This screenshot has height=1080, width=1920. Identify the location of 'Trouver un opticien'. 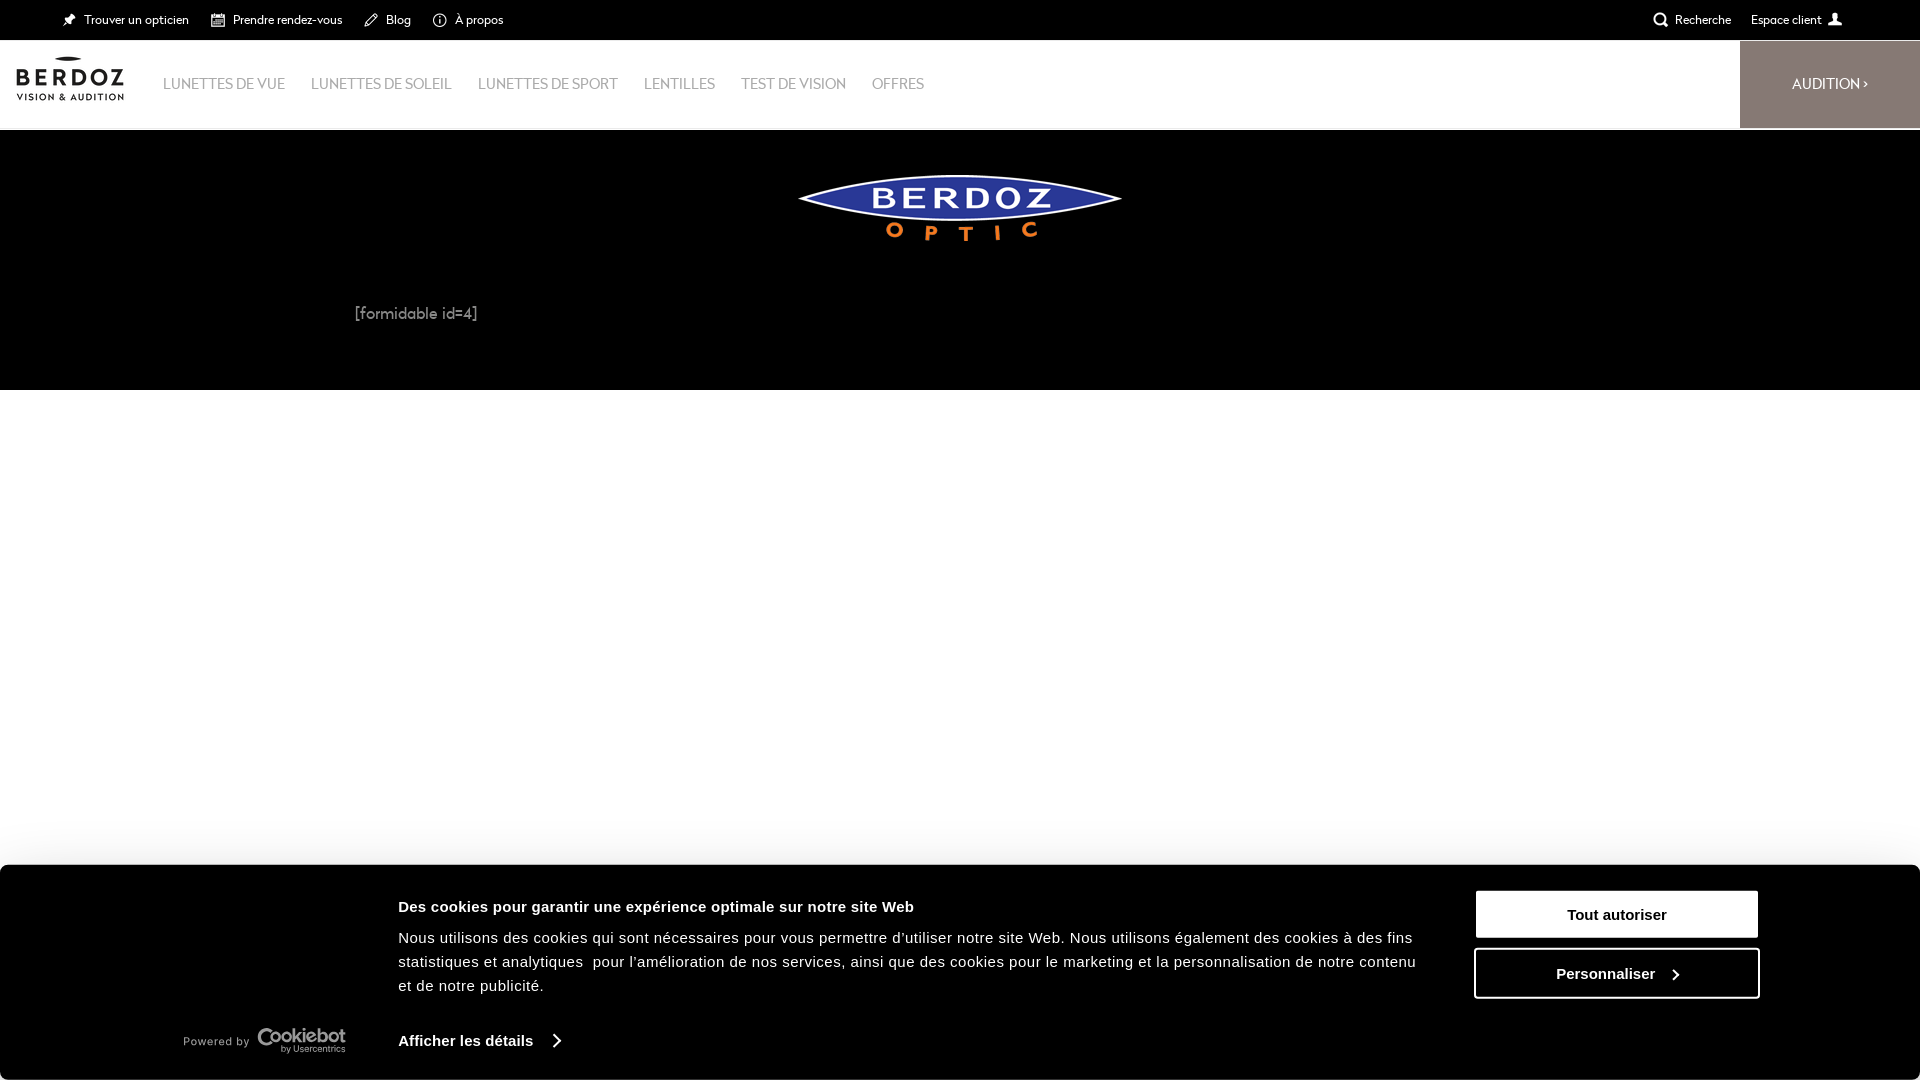
(123, 19).